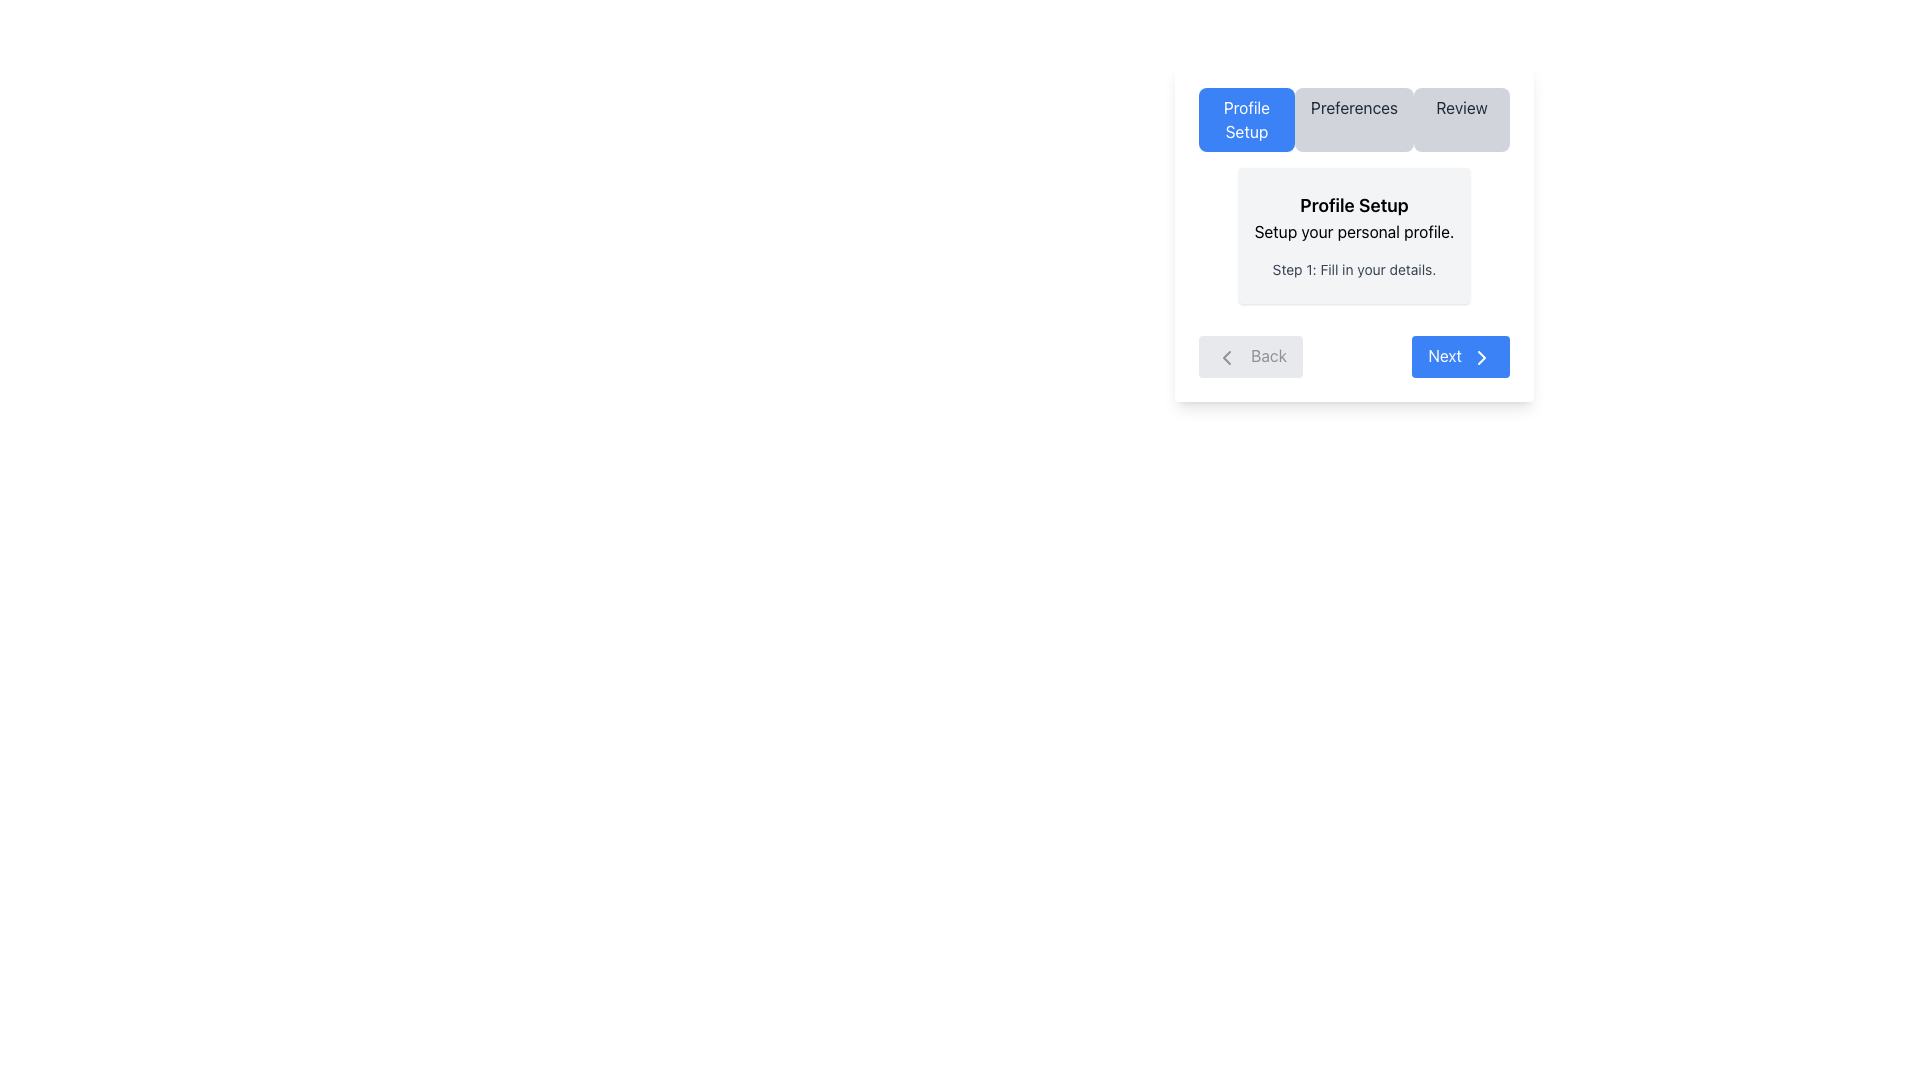 The width and height of the screenshot is (1920, 1080). I want to click on the 'Back' button icon located to the left of the 'Back' text label in the bottom left part of the card section, so click(1226, 356).